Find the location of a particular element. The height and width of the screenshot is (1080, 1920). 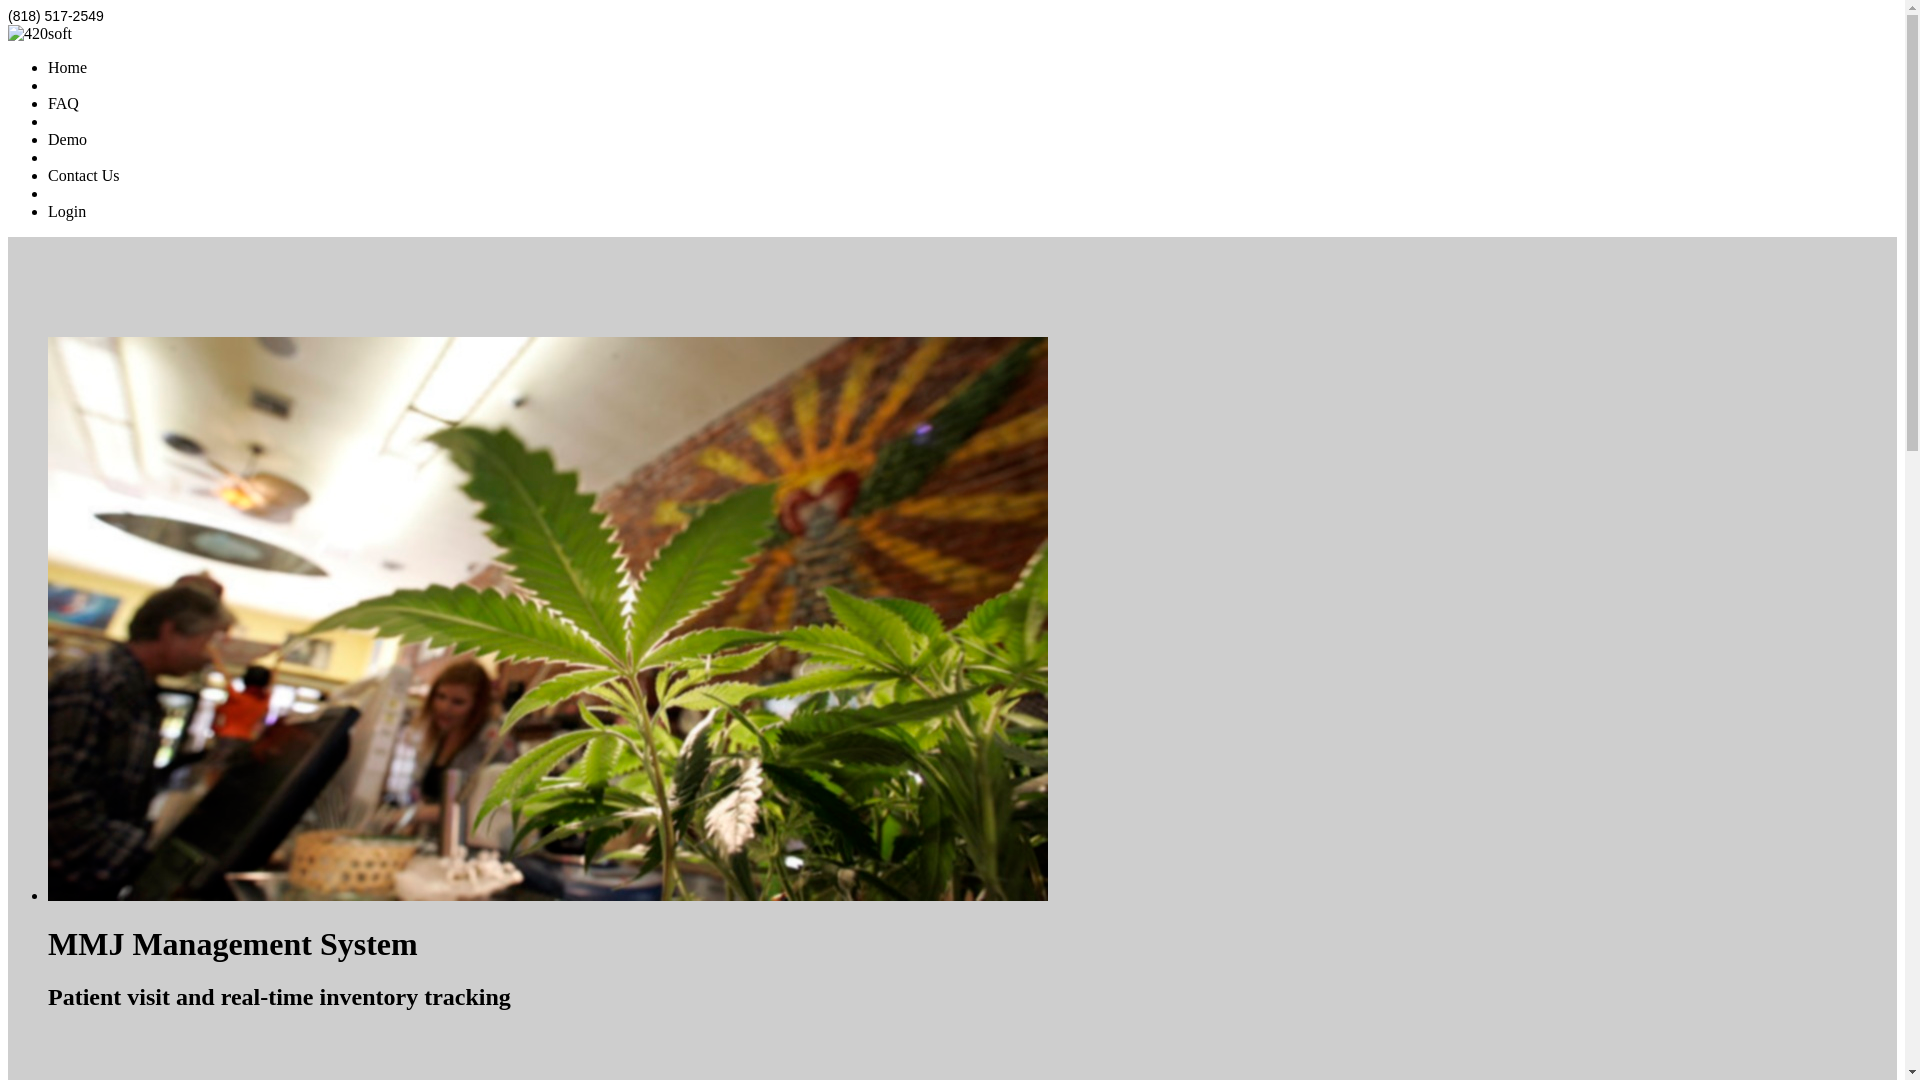

'Contact Us' is located at coordinates (82, 174).